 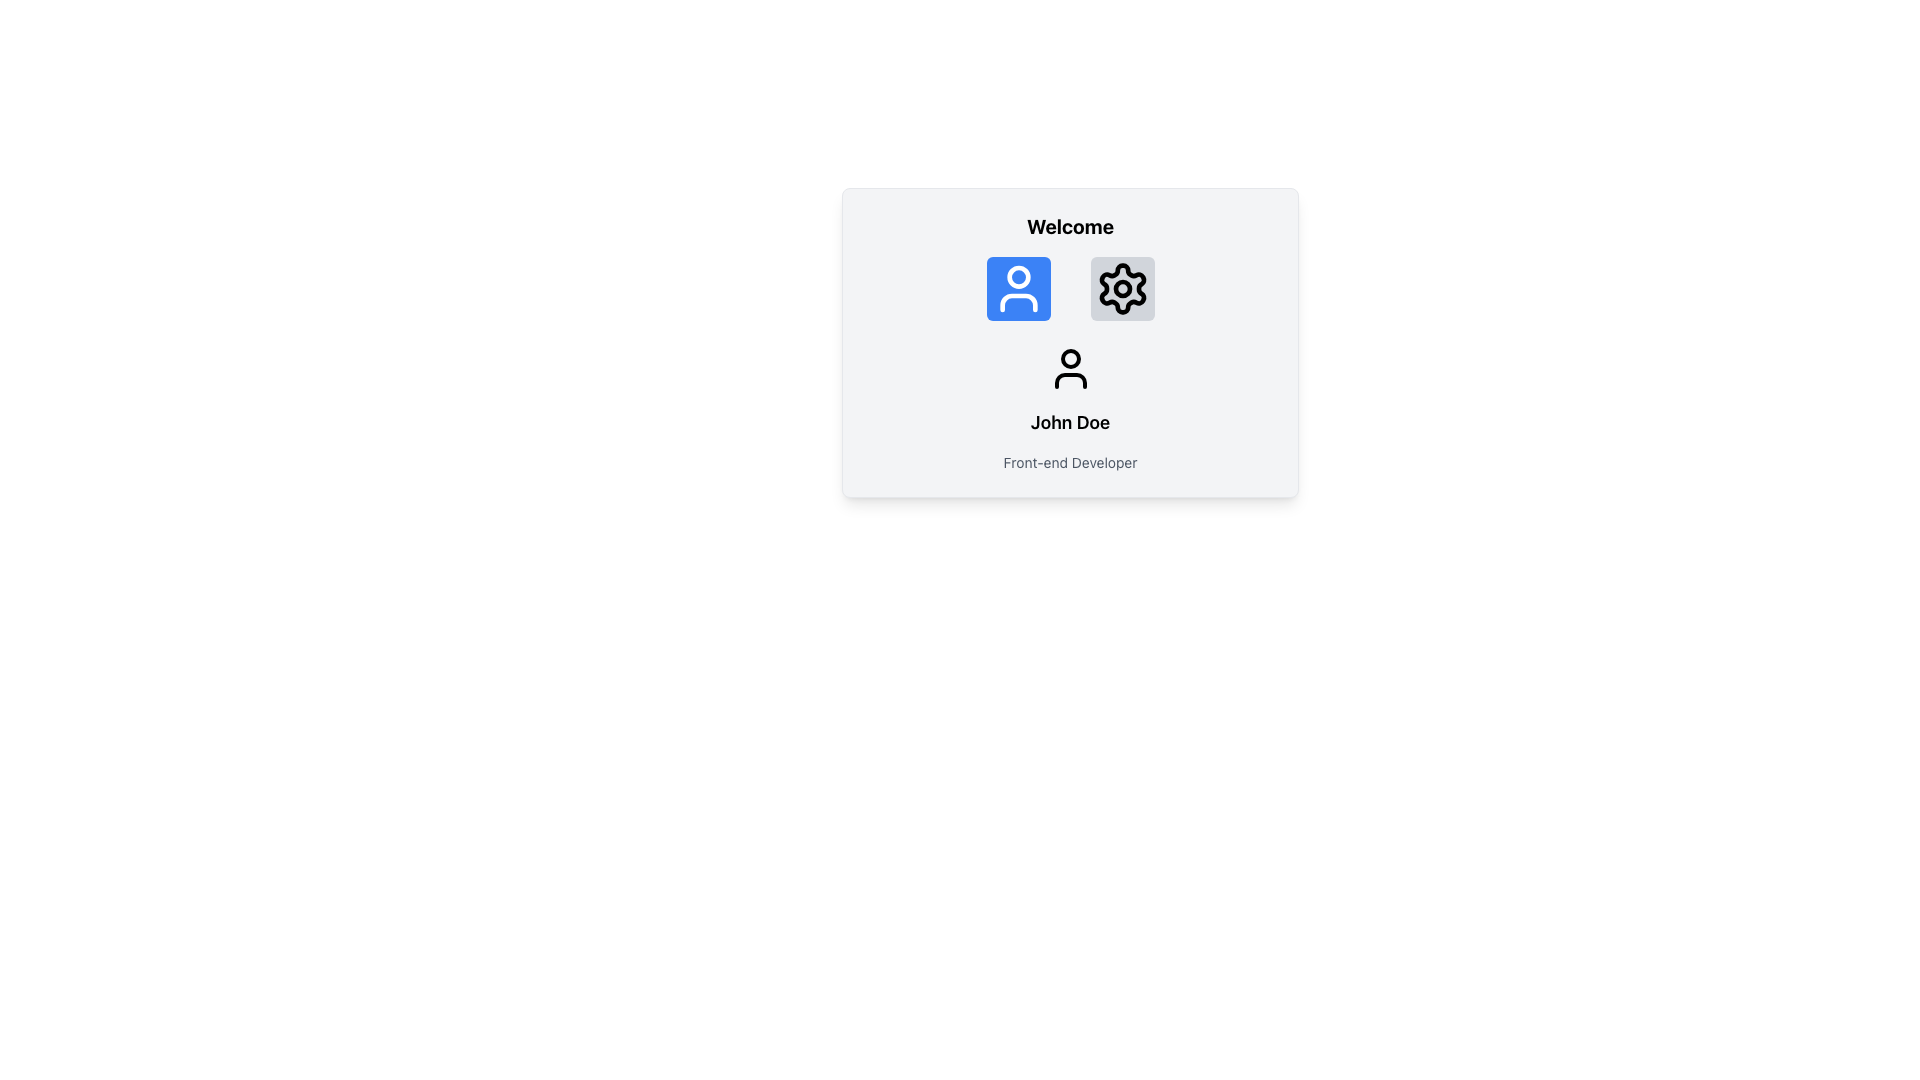 I want to click on the text label that reads 'John Doe', which is styled with a larger font size and bold weight, positioned below a person icon in the user profile section, so click(x=1069, y=422).